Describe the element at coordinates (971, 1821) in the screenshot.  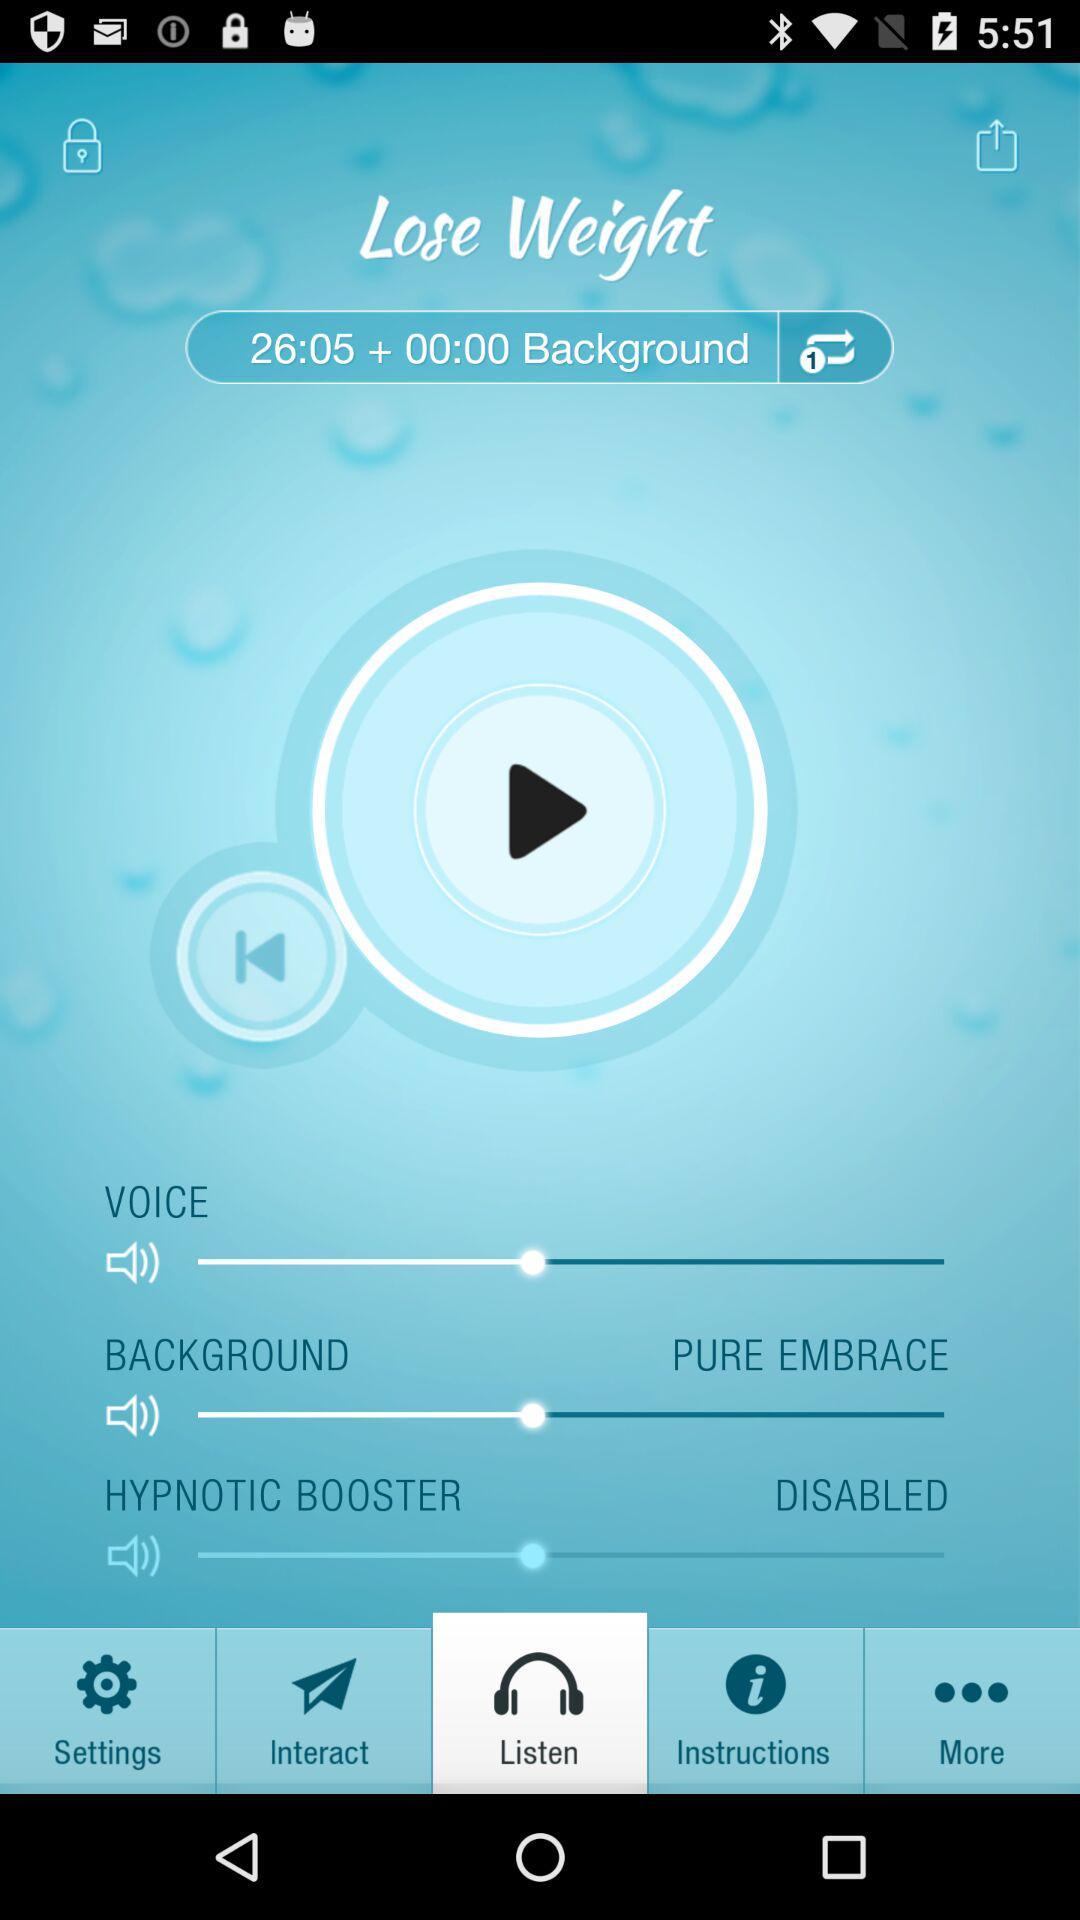
I see `the more icon` at that location.